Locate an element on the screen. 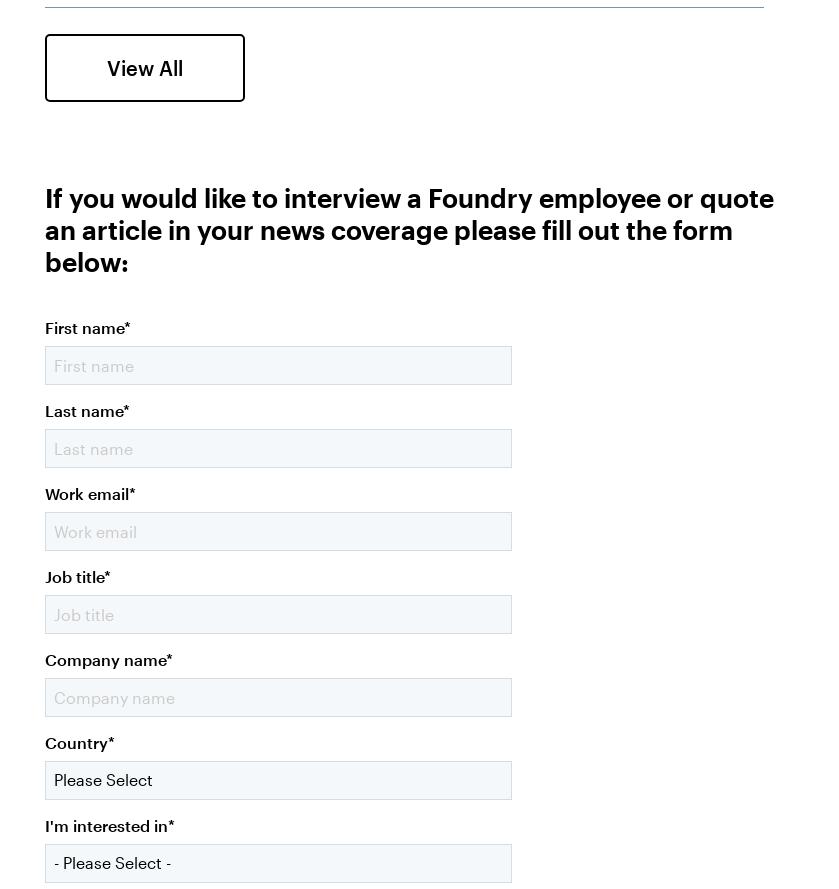 This screenshot has height=889, width=839. 'View All' is located at coordinates (144, 66).